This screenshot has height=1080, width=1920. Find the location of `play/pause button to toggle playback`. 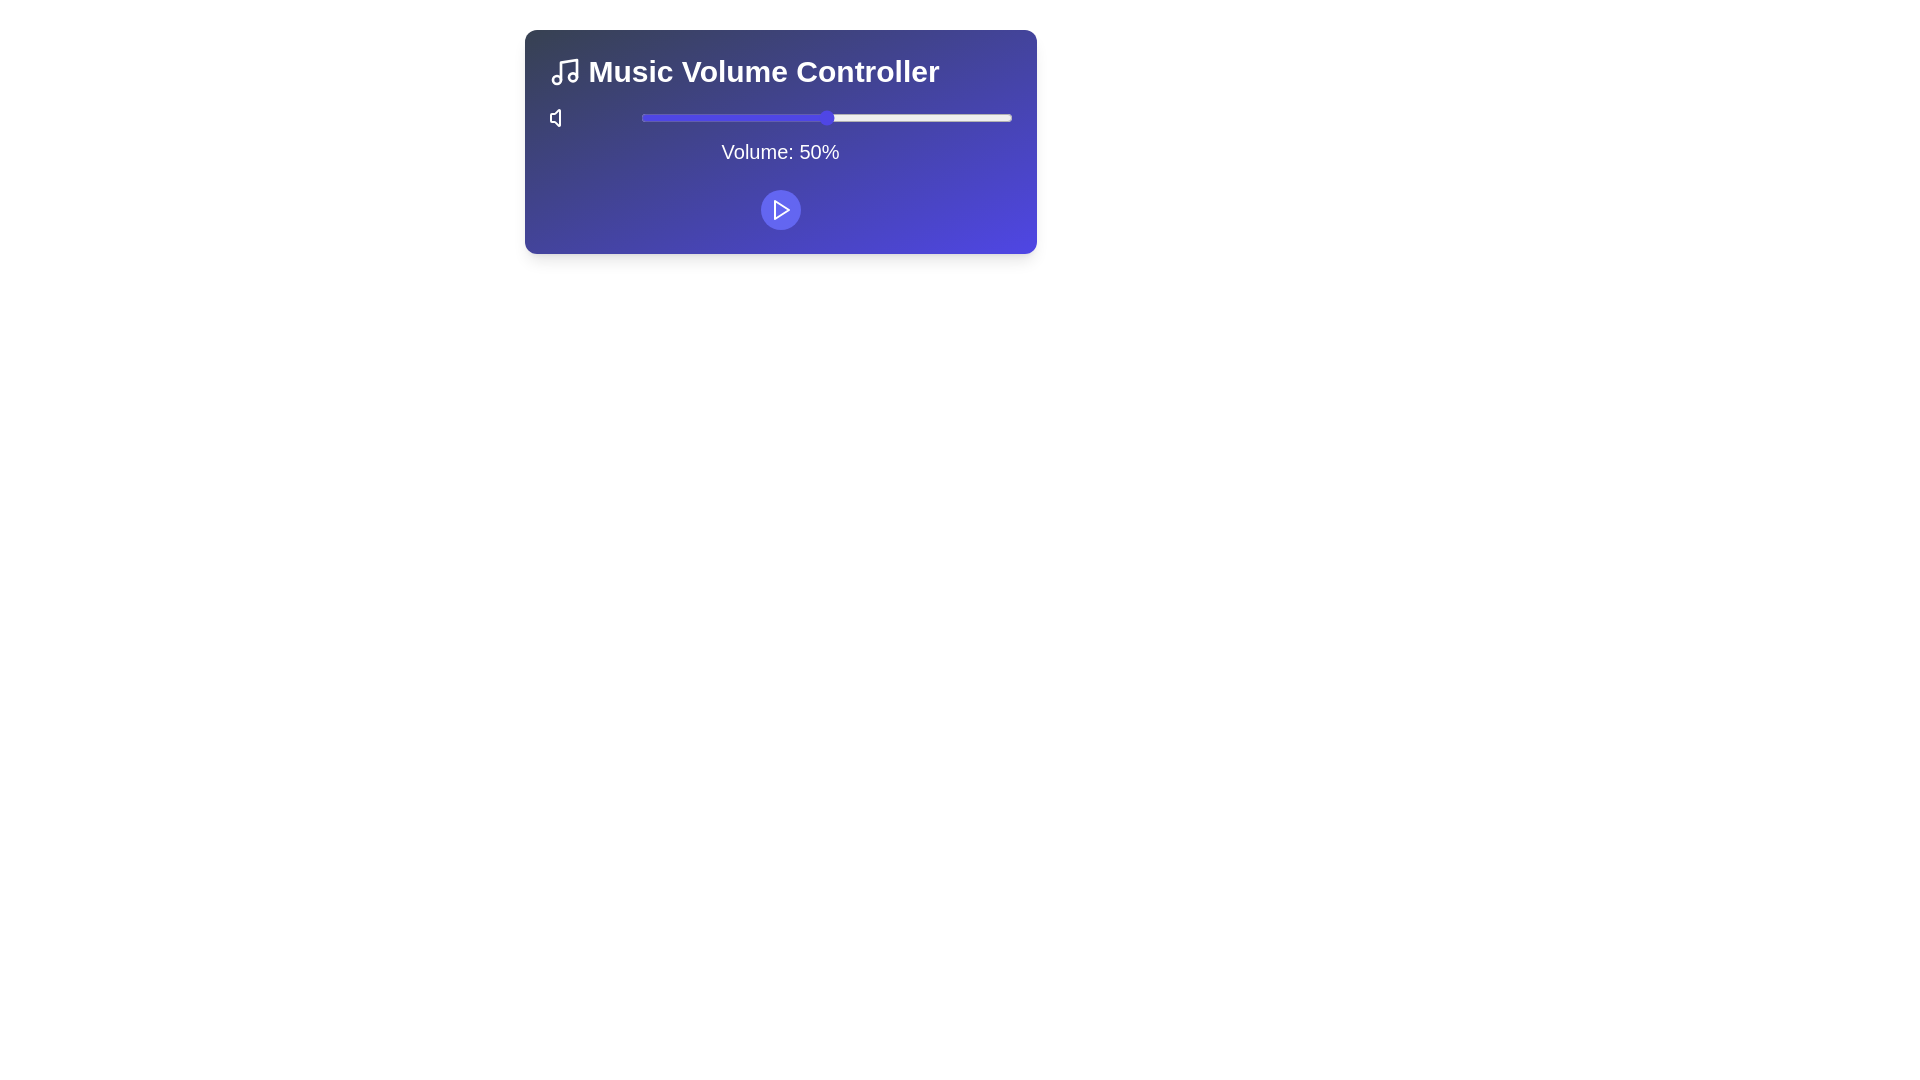

play/pause button to toggle playback is located at coordinates (779, 209).